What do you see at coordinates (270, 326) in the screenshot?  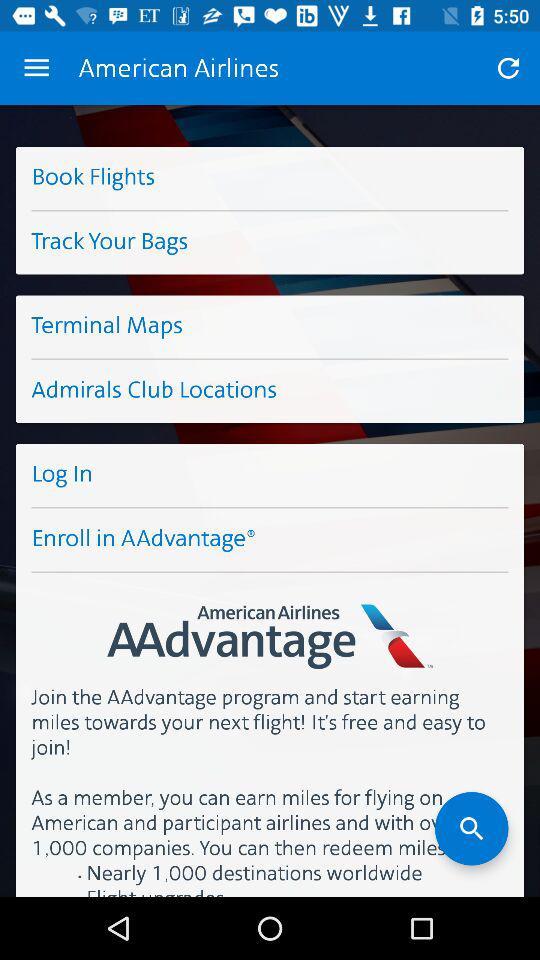 I see `terminal maps` at bounding box center [270, 326].